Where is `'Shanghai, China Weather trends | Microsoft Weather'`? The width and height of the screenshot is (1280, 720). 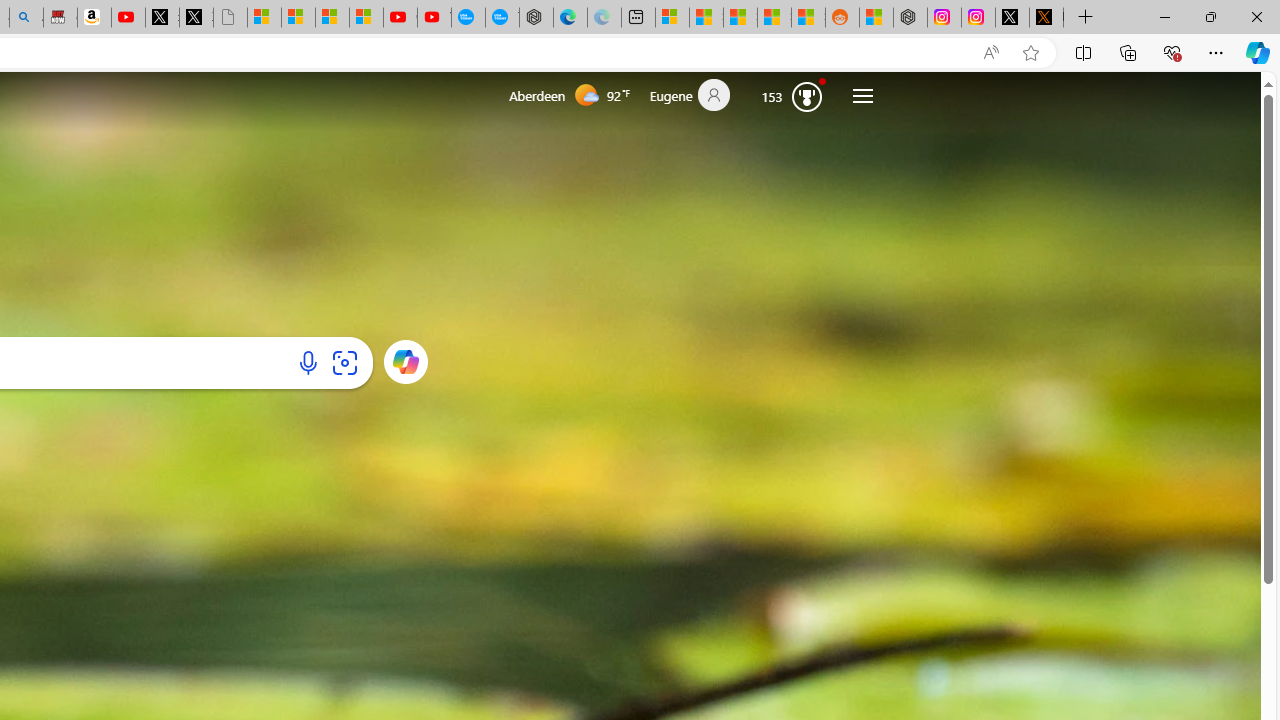
'Shanghai, China Weather trends | Microsoft Weather' is located at coordinates (808, 17).